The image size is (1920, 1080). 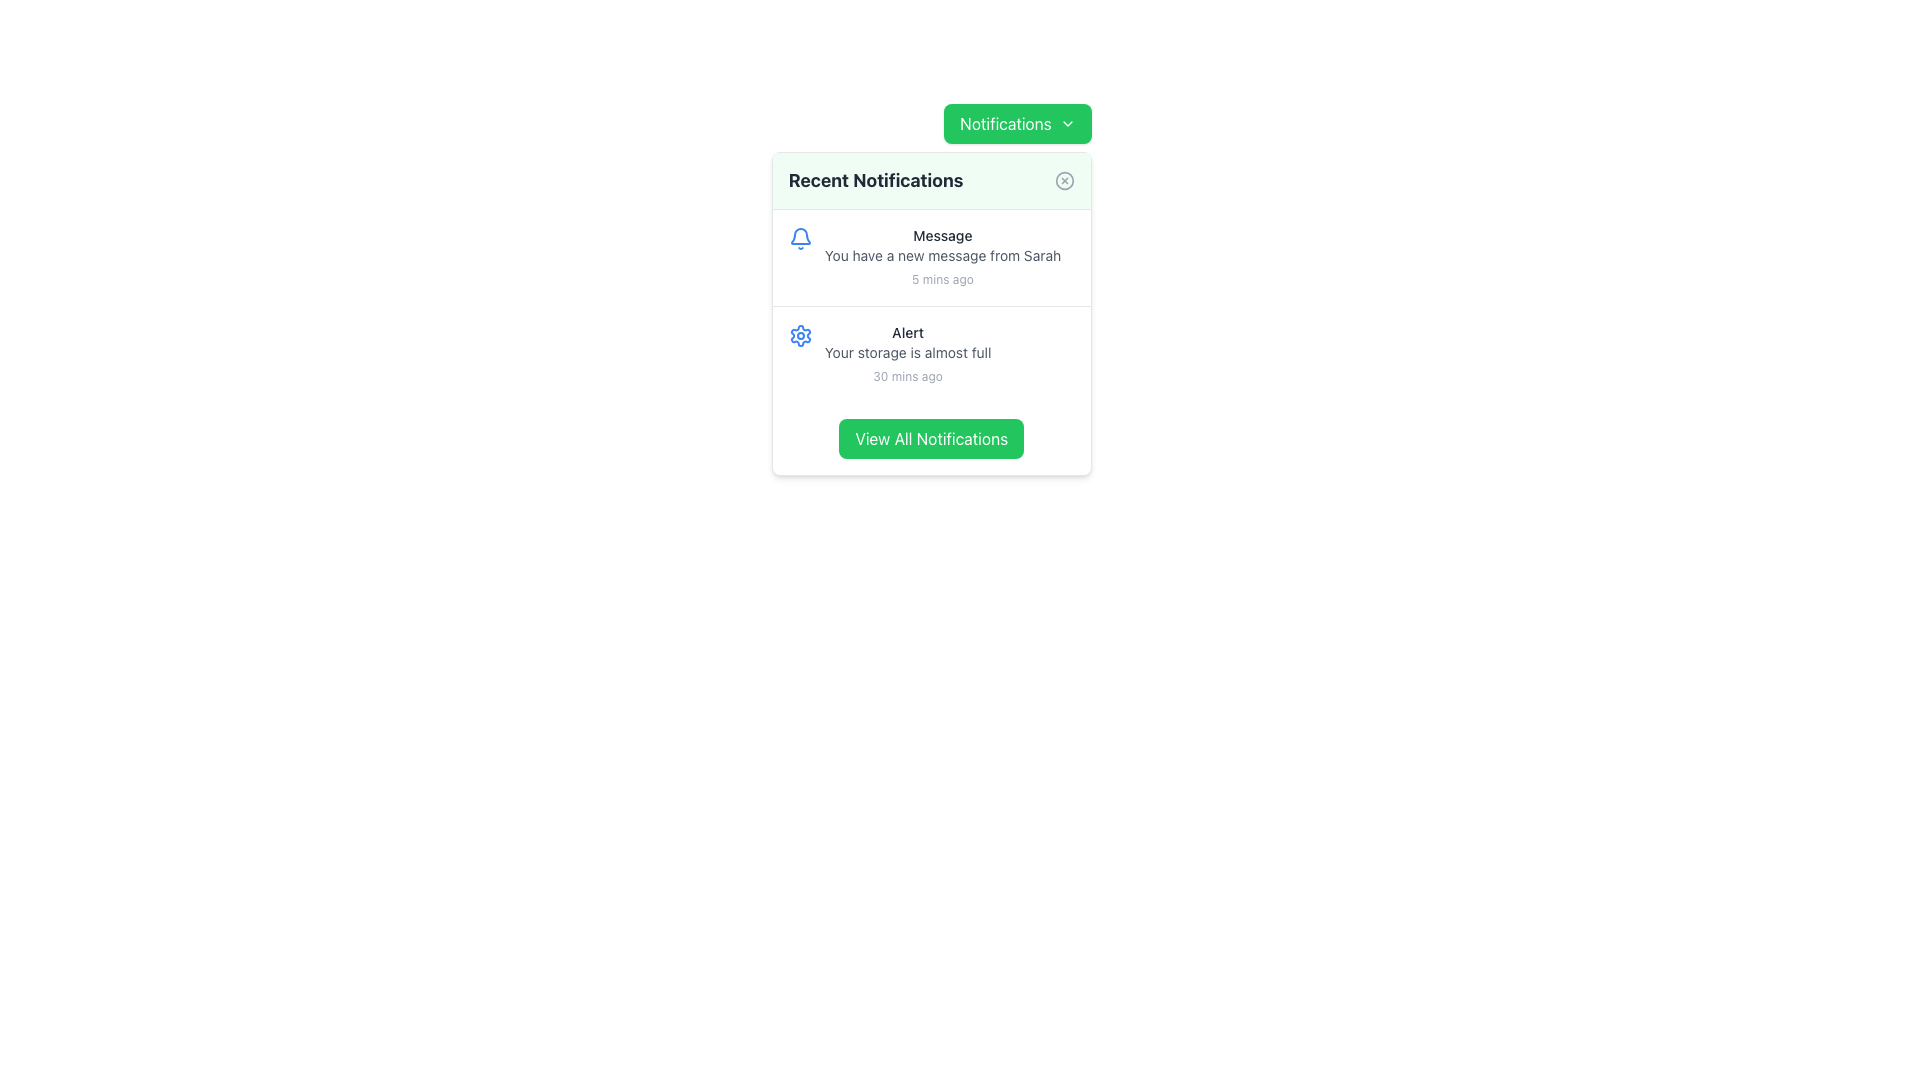 What do you see at coordinates (800, 238) in the screenshot?
I see `the notification alert icon located at the top-left corner of the first notification item in the list` at bounding box center [800, 238].